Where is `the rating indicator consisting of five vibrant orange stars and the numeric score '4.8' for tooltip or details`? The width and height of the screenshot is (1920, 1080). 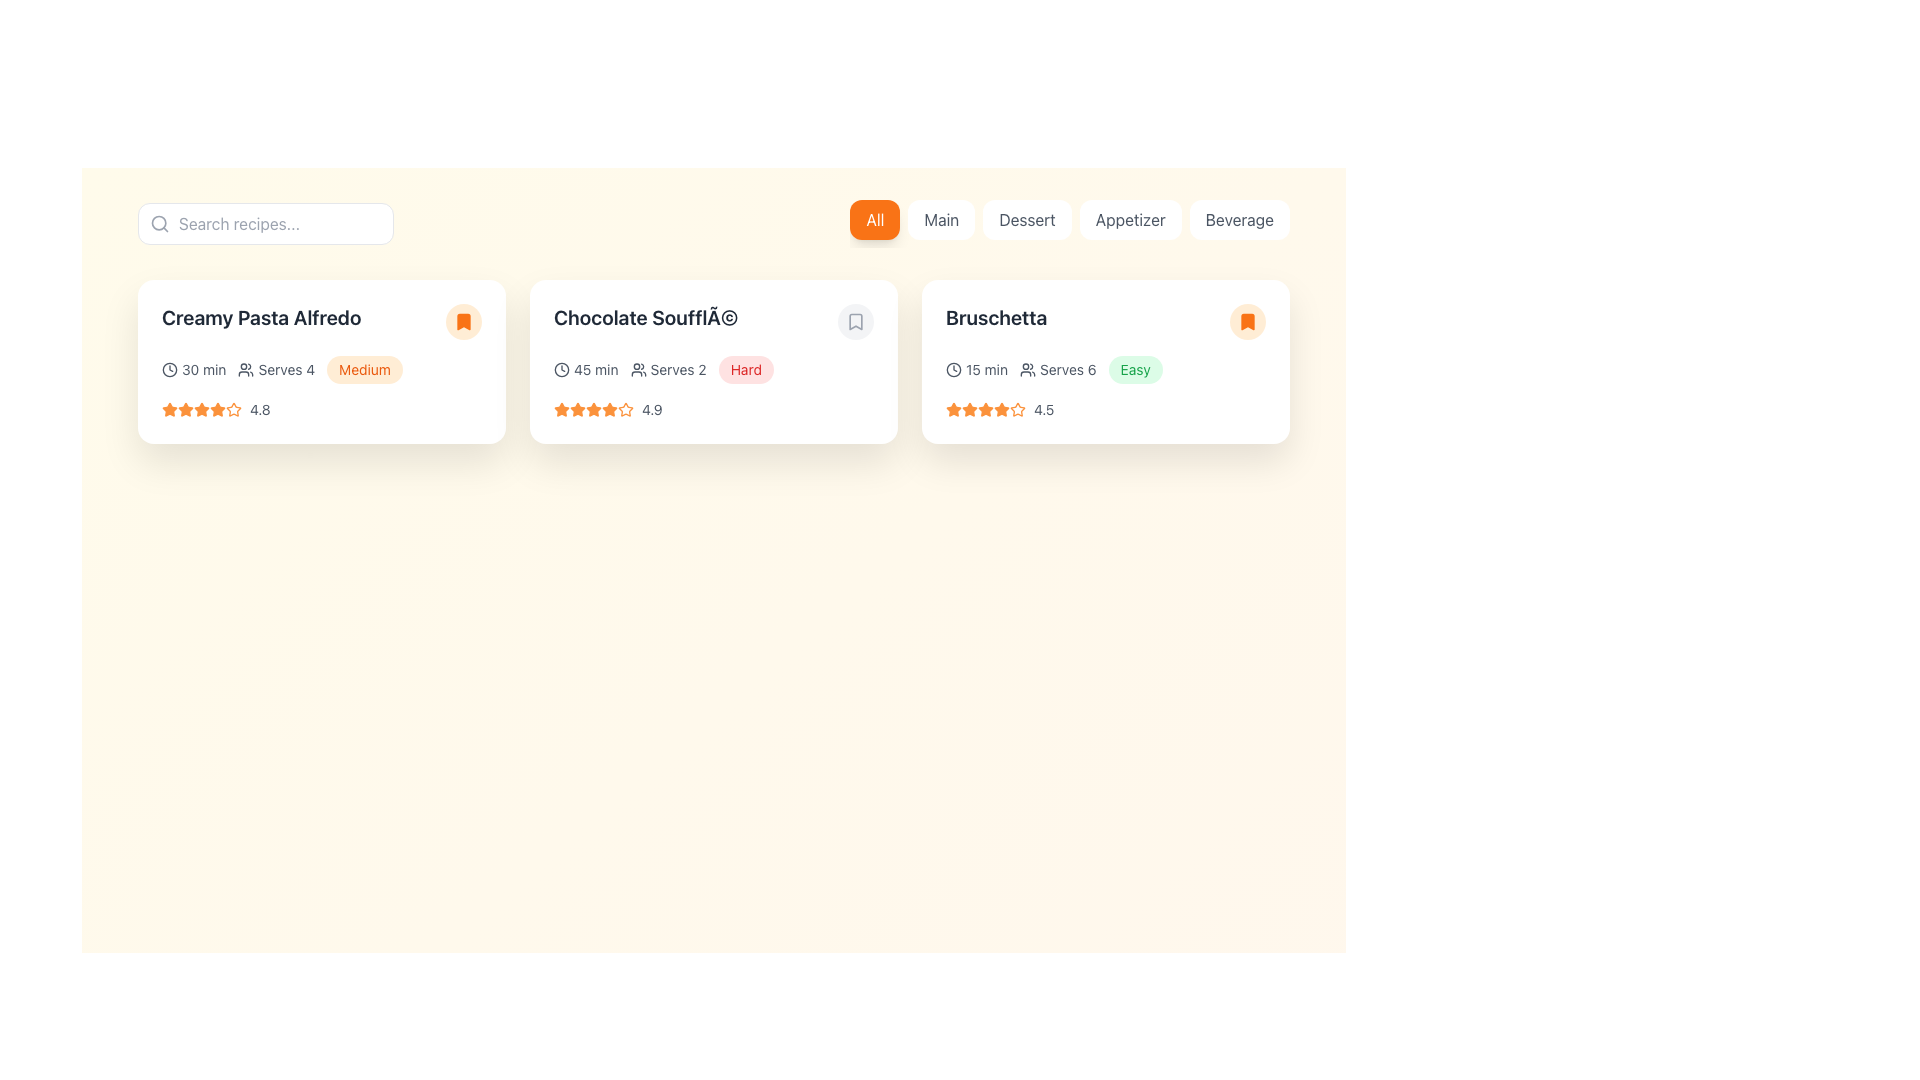
the rating indicator consisting of five vibrant orange stars and the numeric score '4.8' for tooltip or details is located at coordinates (321, 408).